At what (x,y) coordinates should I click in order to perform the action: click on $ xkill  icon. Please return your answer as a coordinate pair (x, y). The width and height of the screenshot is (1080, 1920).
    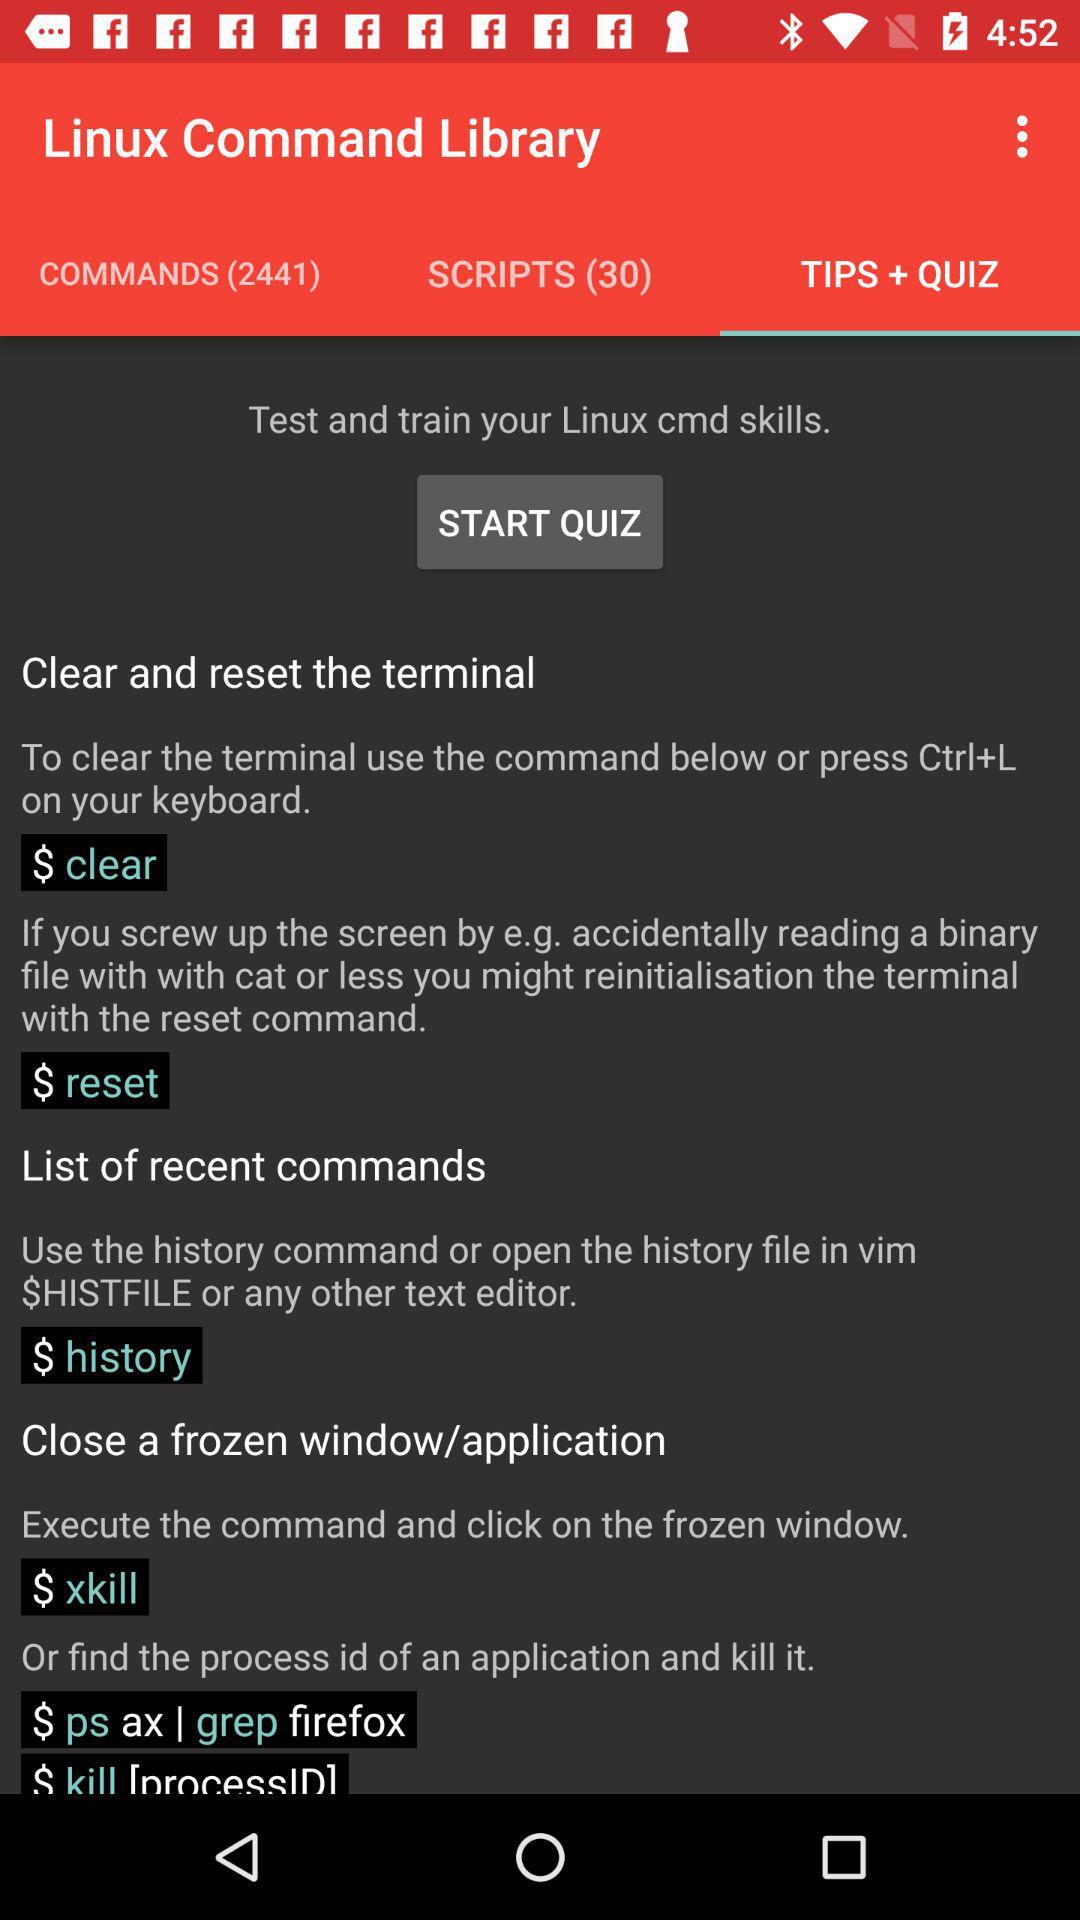
    Looking at the image, I should click on (84, 1586).